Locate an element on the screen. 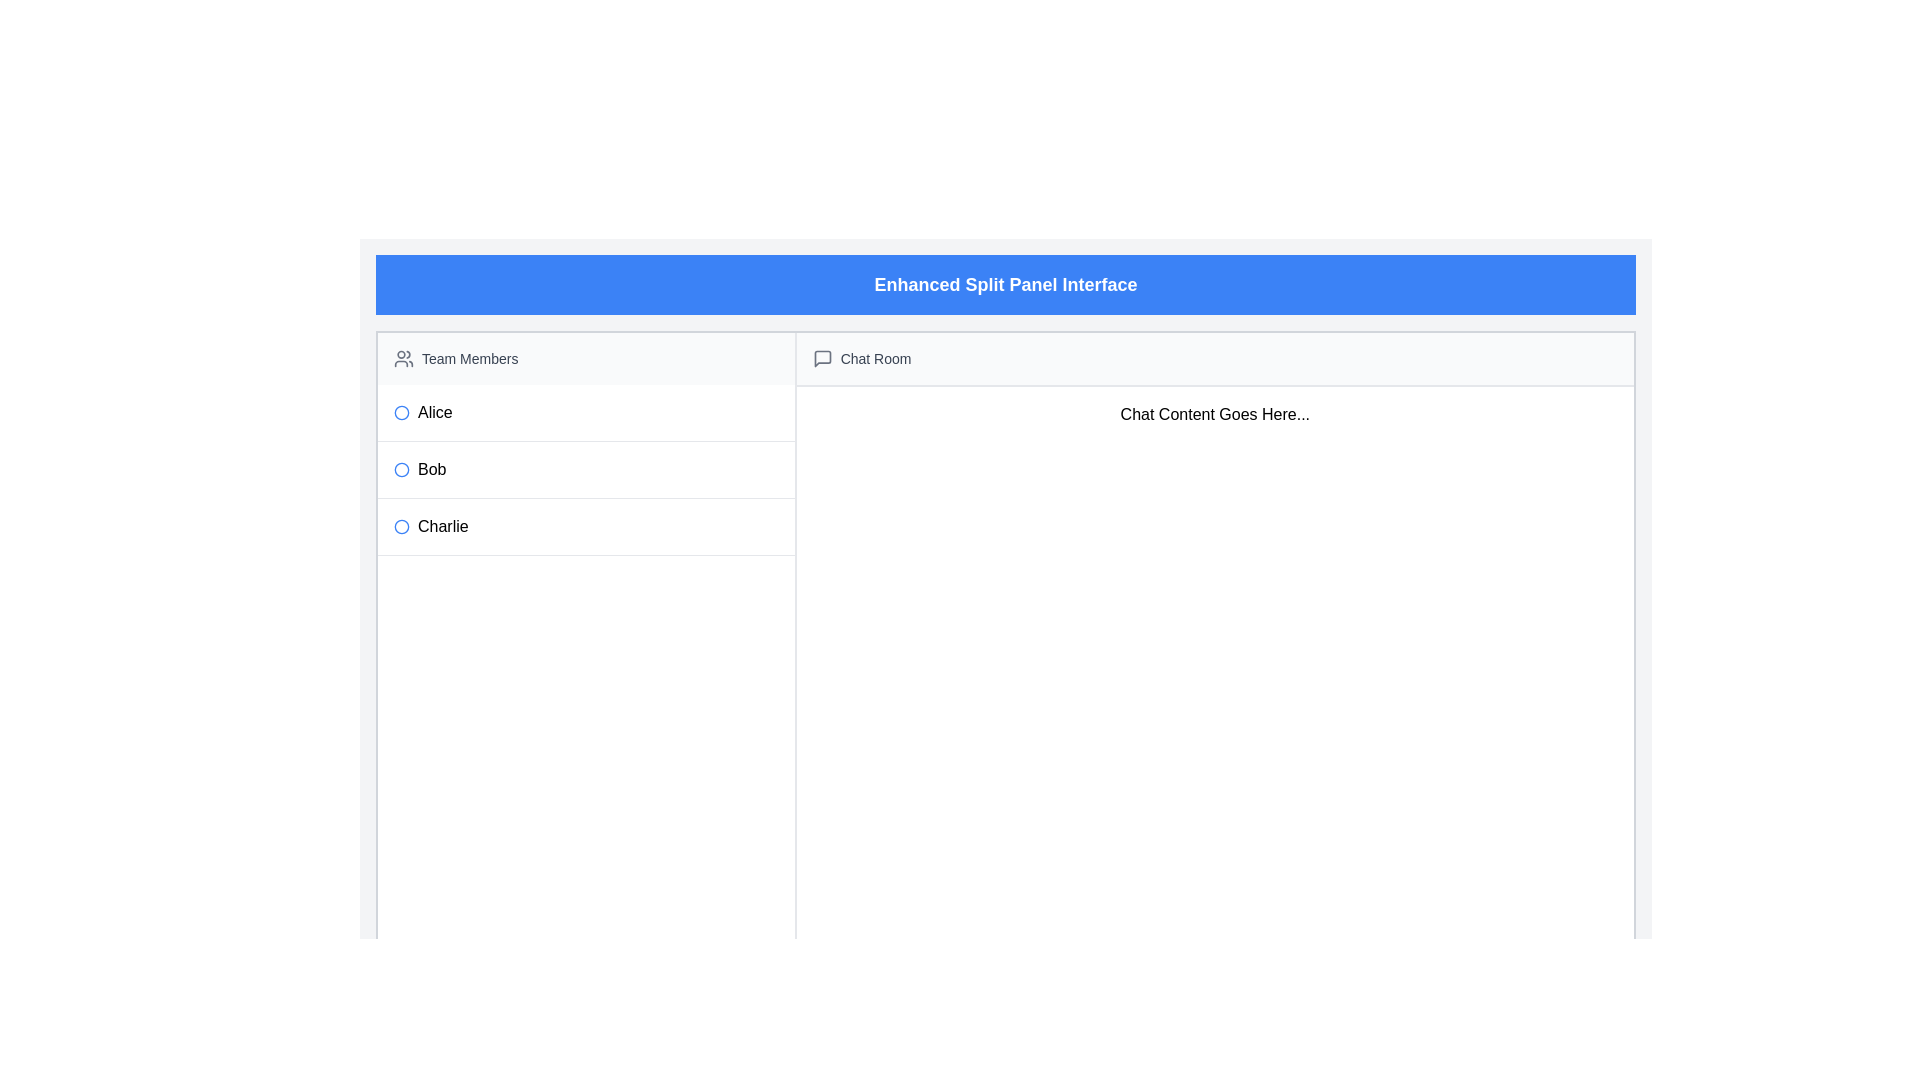 Image resolution: width=1920 pixels, height=1080 pixels. the circle icon on the left side of the list item labeled Charlie, which is the third item in the Team Members section is located at coordinates (401, 526).